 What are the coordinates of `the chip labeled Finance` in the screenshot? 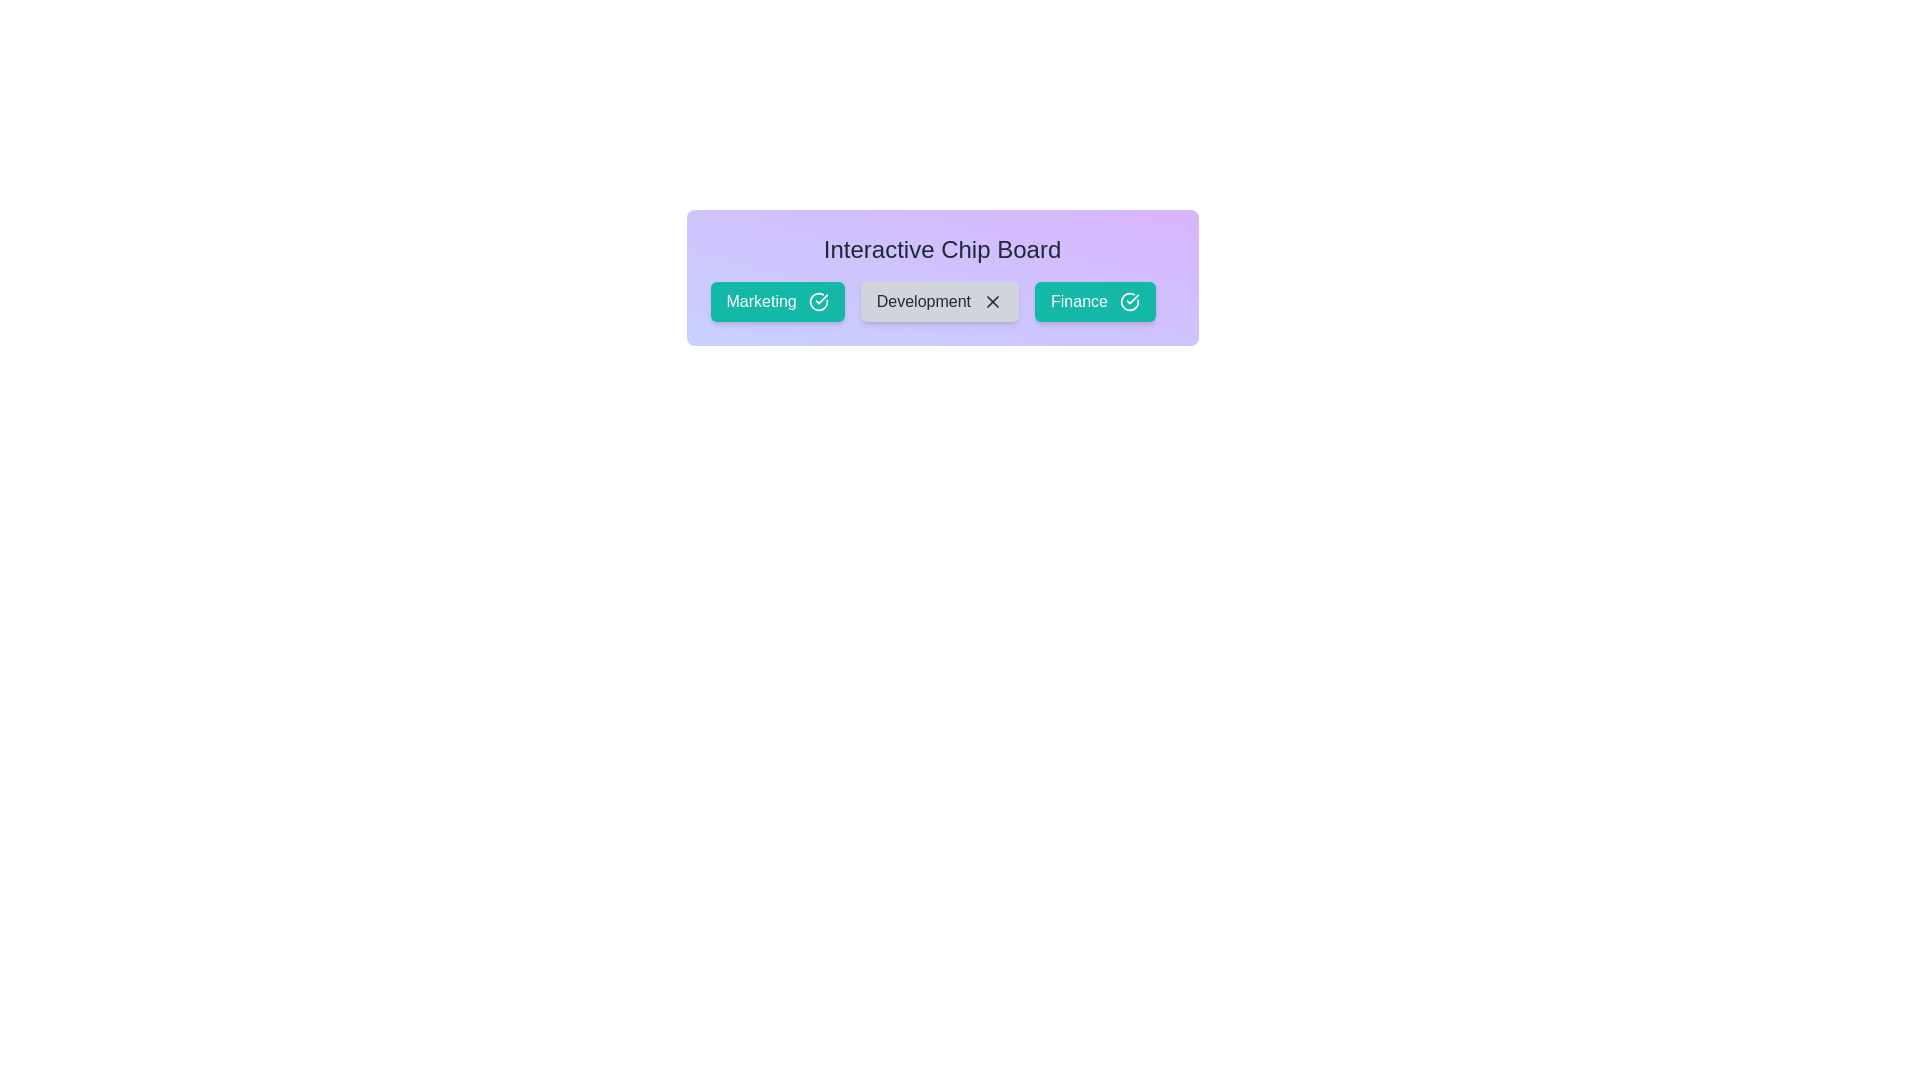 It's located at (1094, 301).